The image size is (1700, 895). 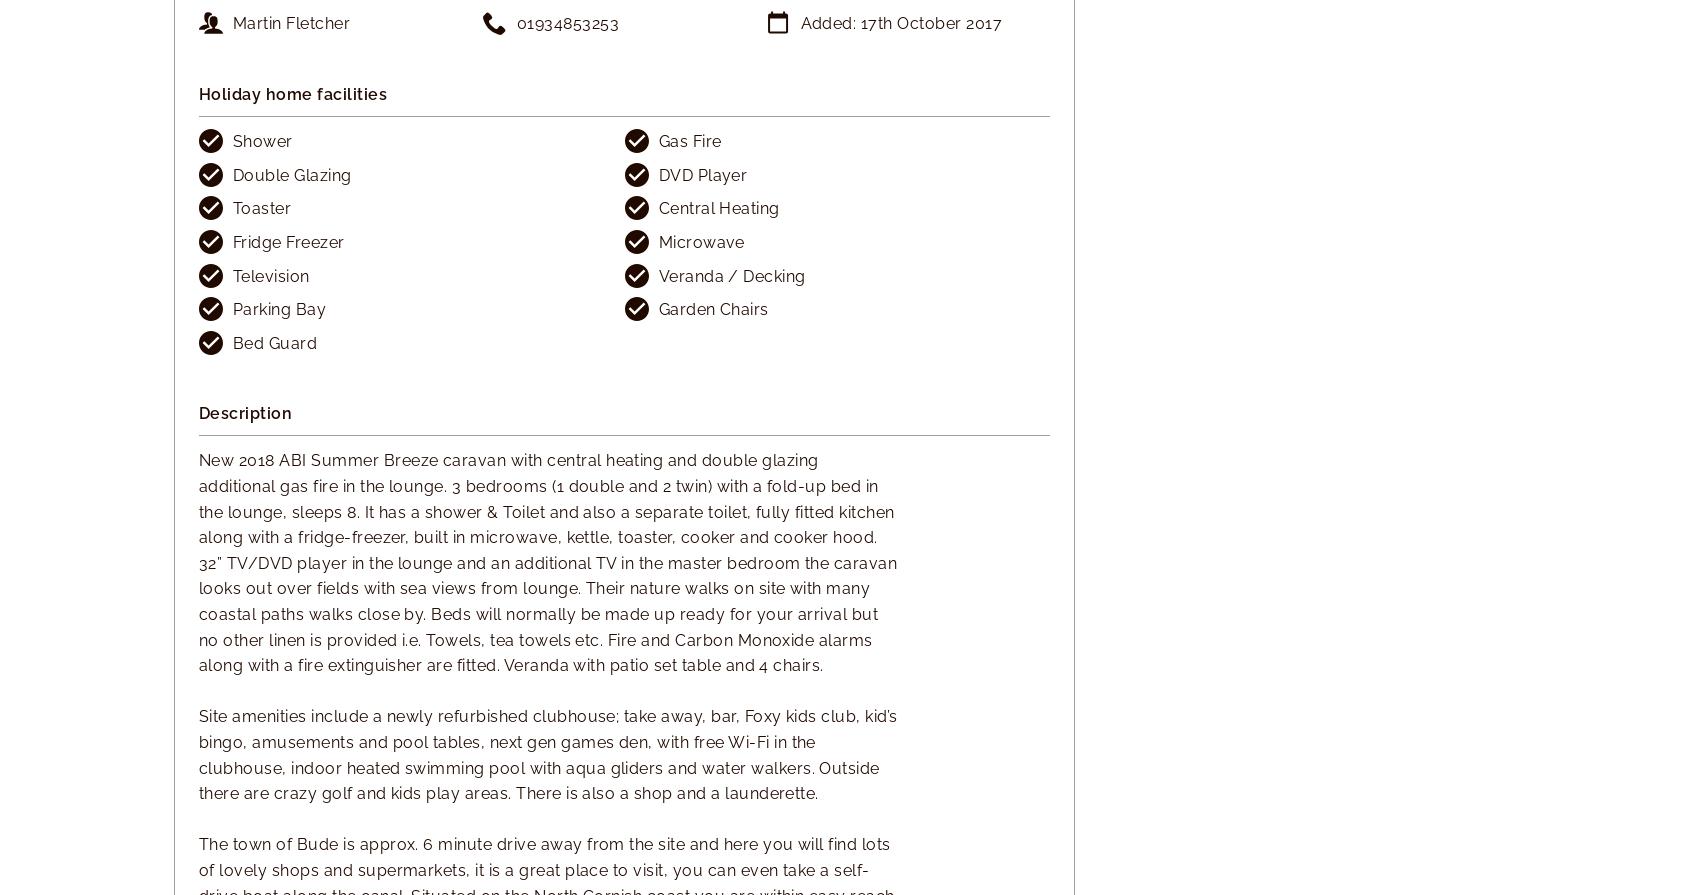 I want to click on 'Bed Guard', so click(x=275, y=342).